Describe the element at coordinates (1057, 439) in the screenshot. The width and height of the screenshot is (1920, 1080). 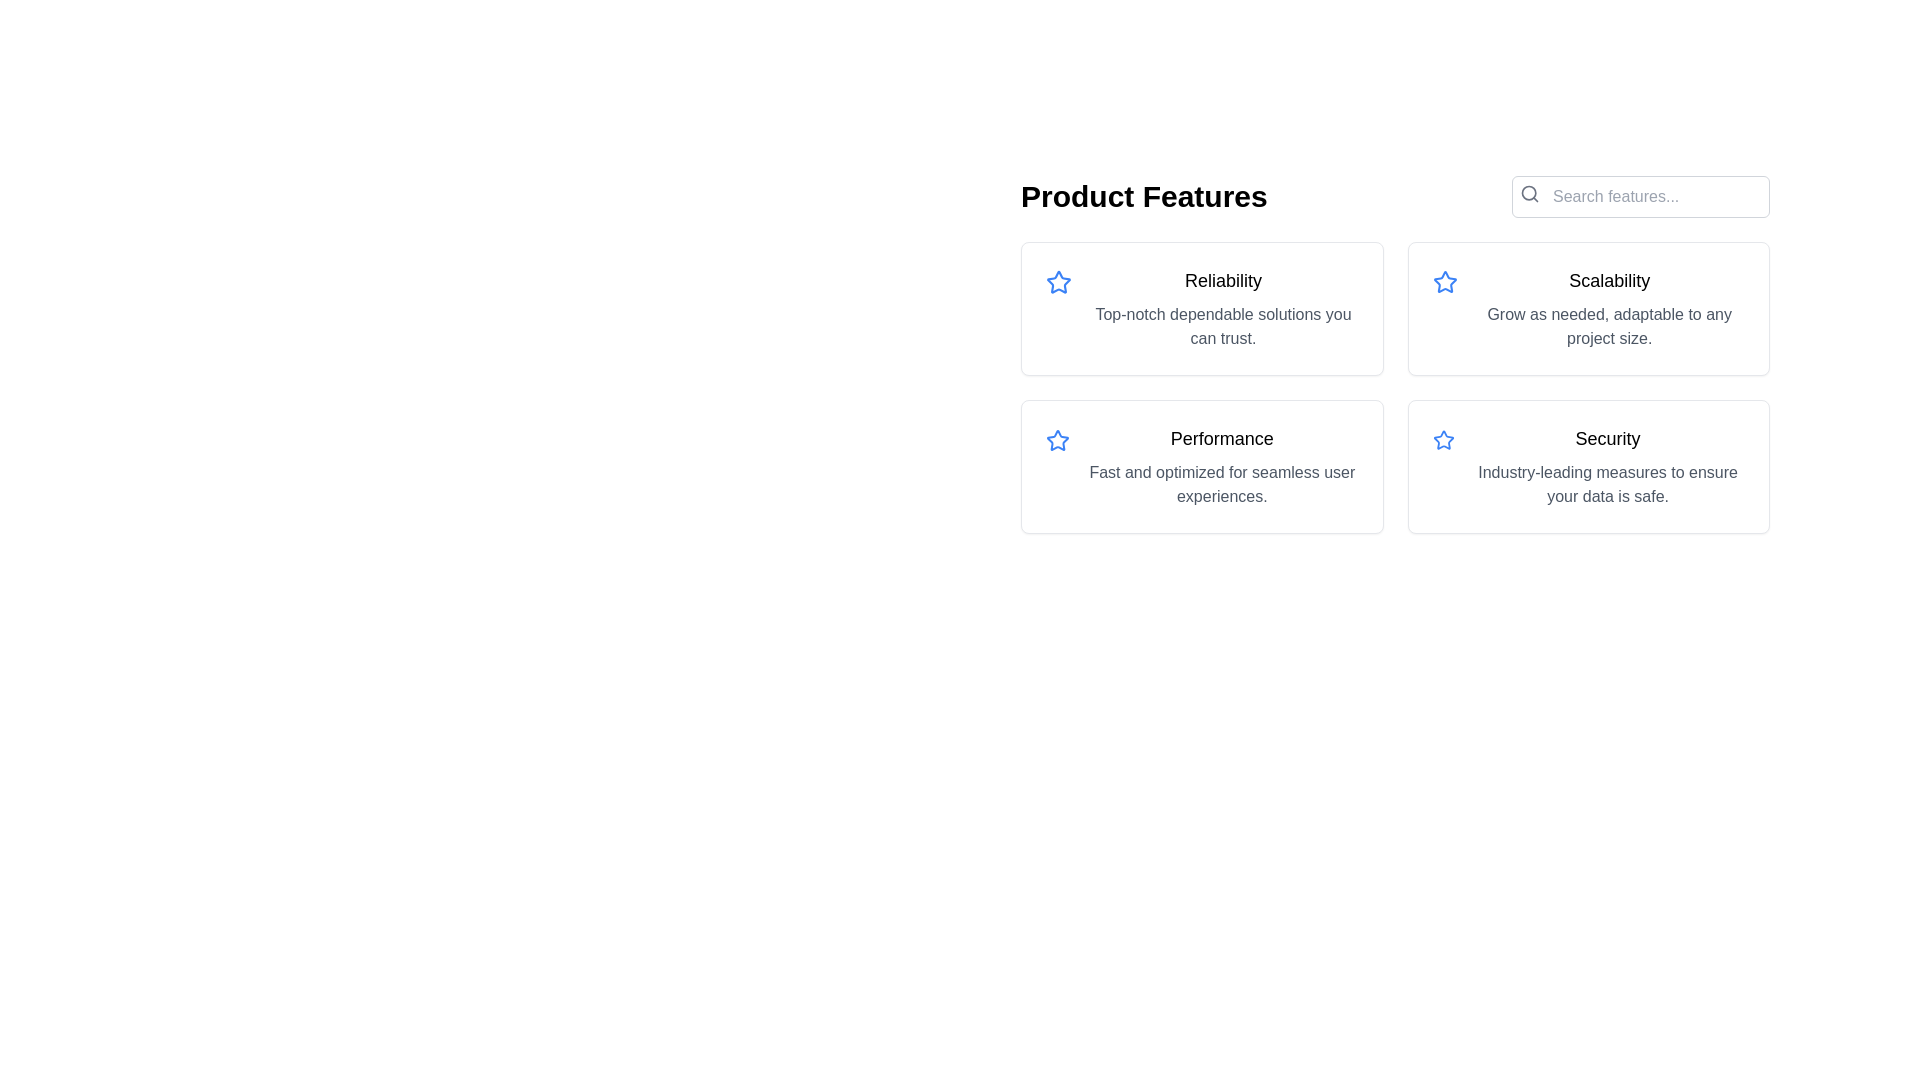
I see `the decorative icon that symbolizes the 'Performance' feature located near the top-left corner of the 'Performance' card in the grid layout of feature cards` at that location.